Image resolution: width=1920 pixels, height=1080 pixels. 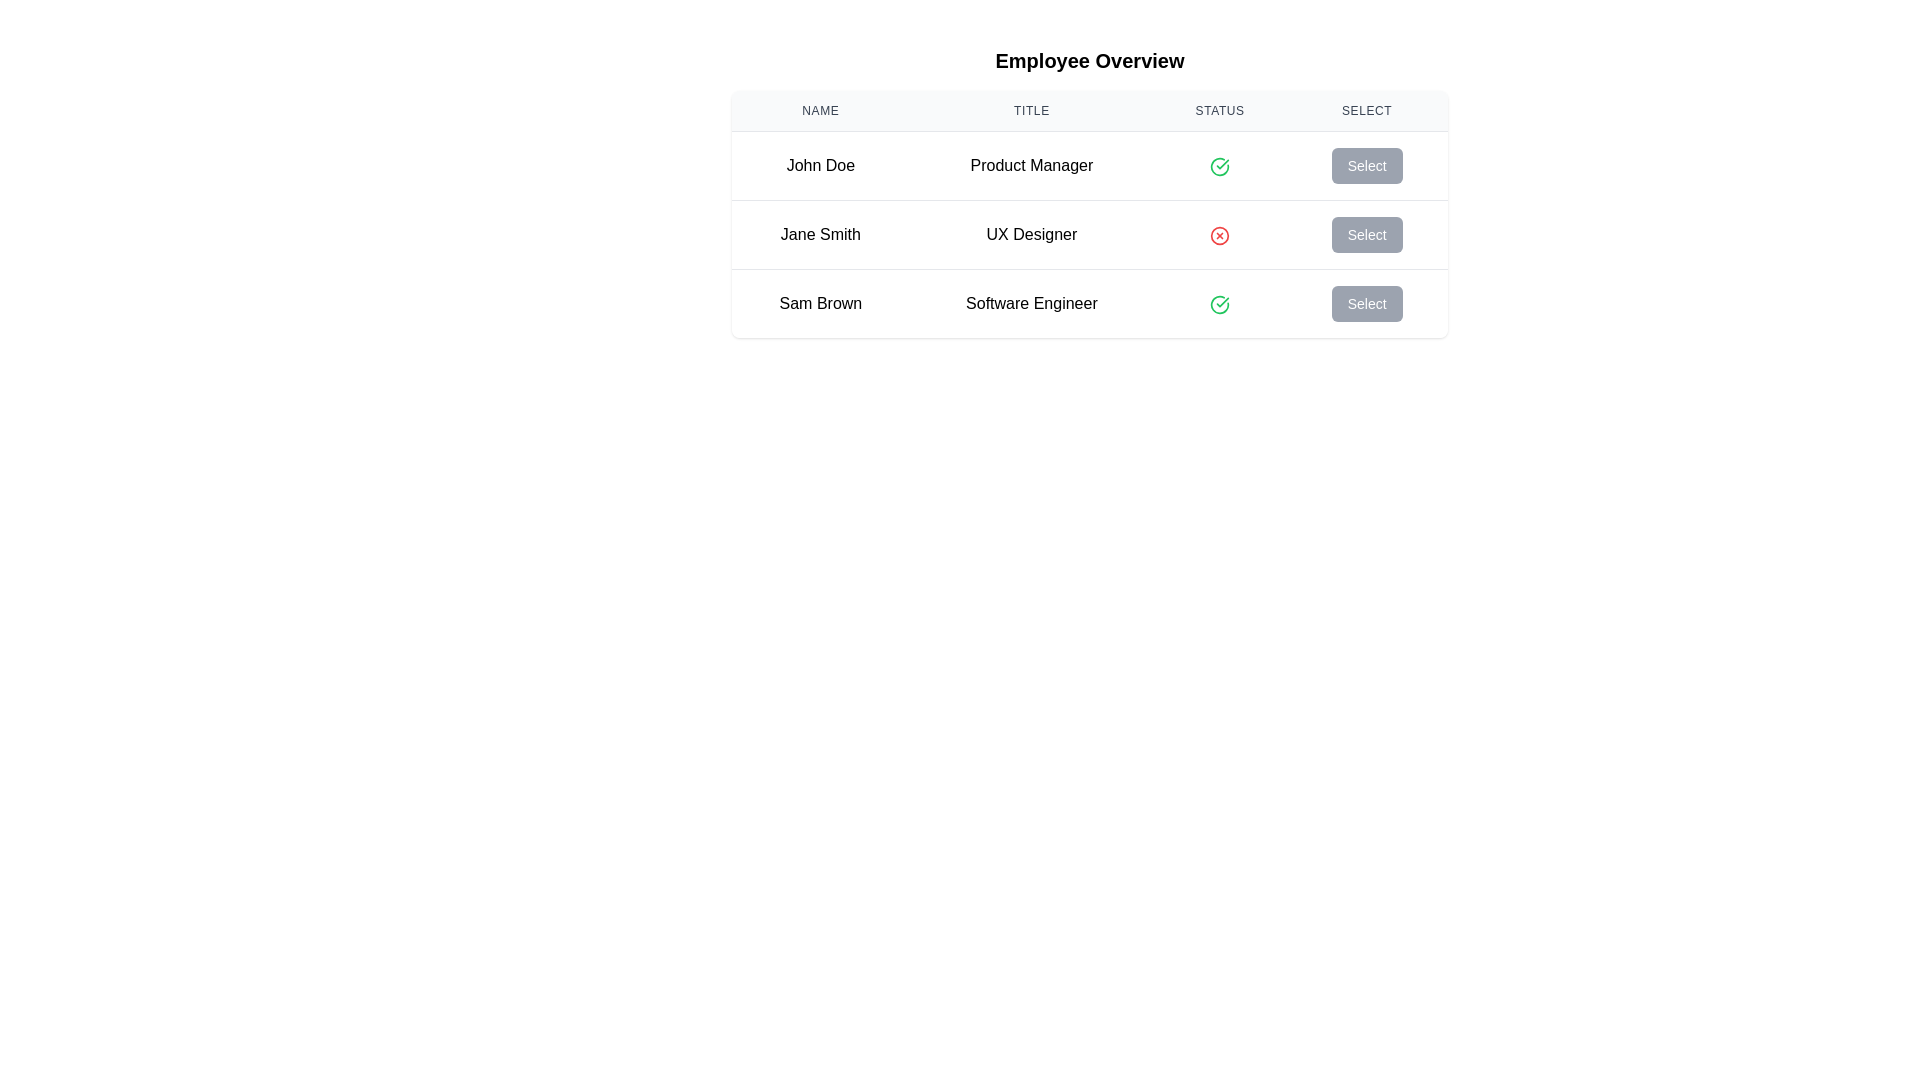 I want to click on the 'Title' text label, which is the second column header styled in small, uppercase font and located near the top-center of the layout, so click(x=1032, y=111).